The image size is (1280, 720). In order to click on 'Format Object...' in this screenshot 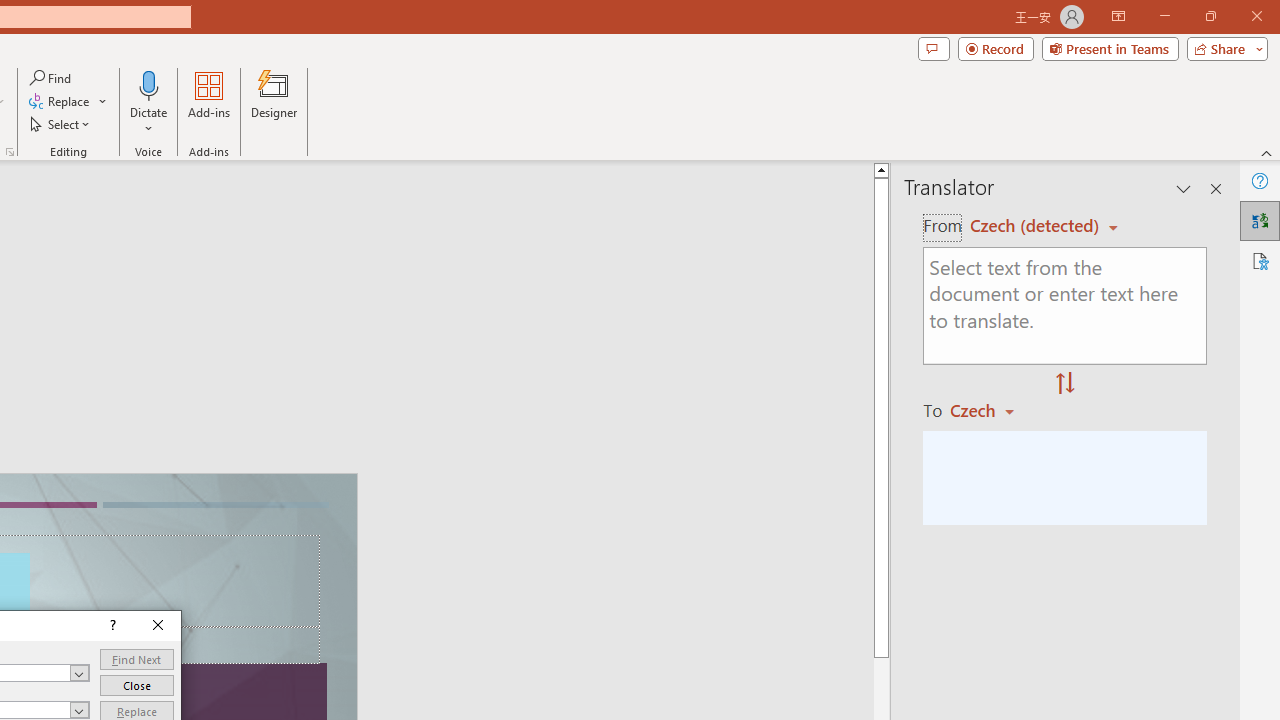, I will do `click(10, 150)`.